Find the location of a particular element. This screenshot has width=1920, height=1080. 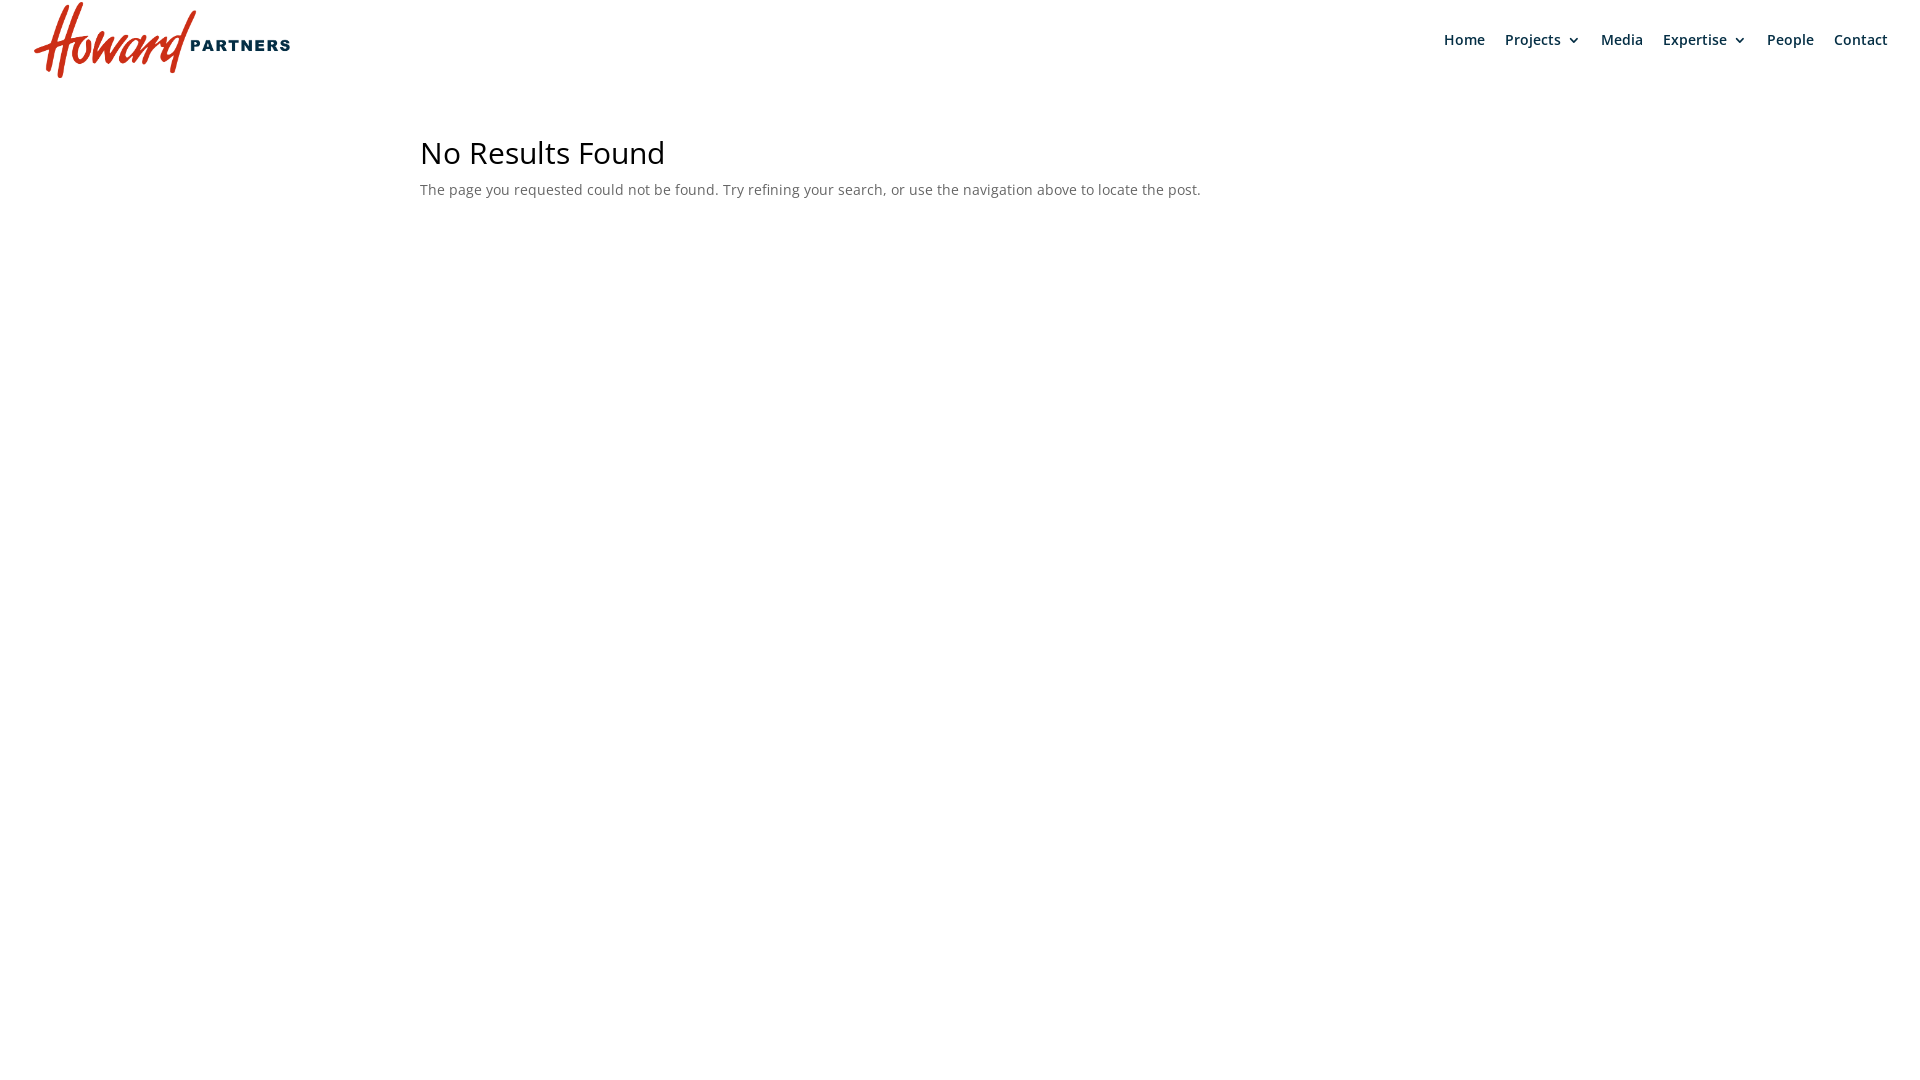

'People' is located at coordinates (1790, 55).